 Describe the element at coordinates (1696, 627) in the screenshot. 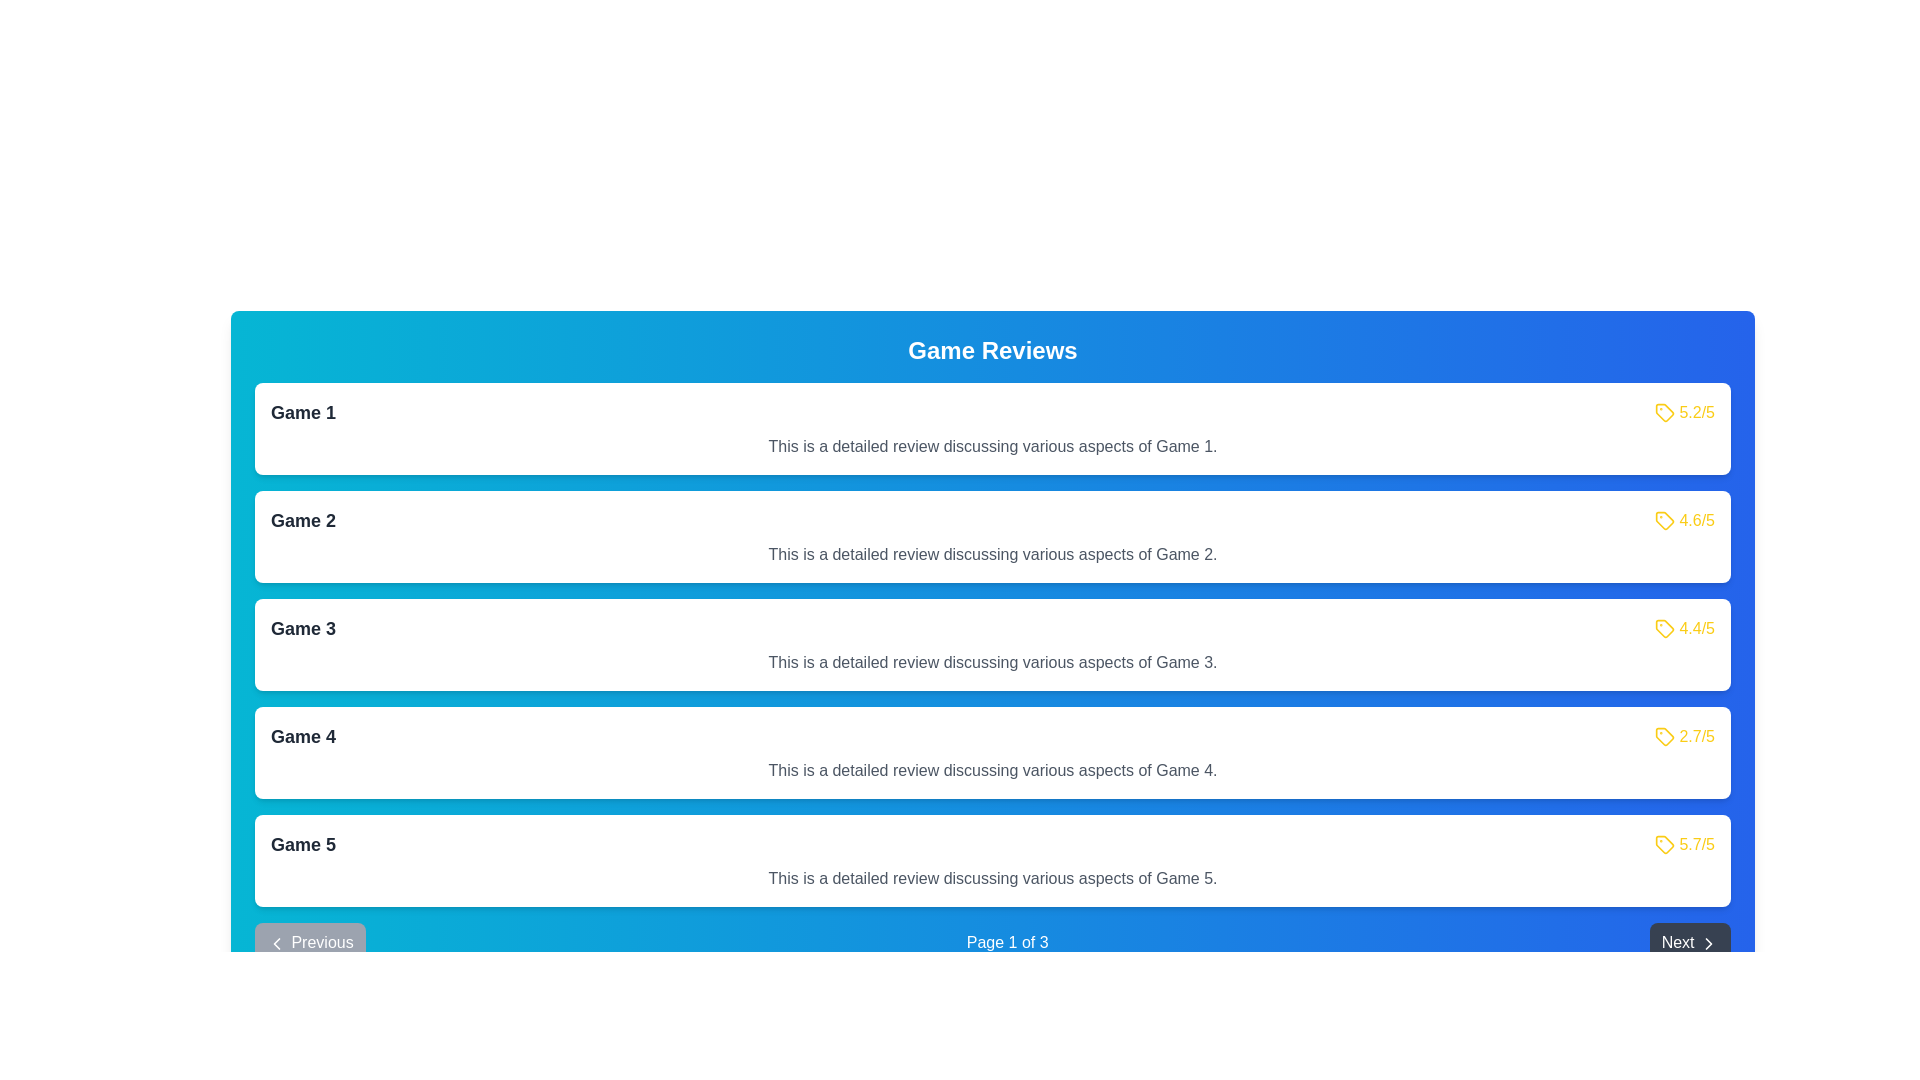

I see `displayed text '4.4/5' from the Text Display element, which is in bold yellow font and indicates a rating for 'Game 3'` at that location.